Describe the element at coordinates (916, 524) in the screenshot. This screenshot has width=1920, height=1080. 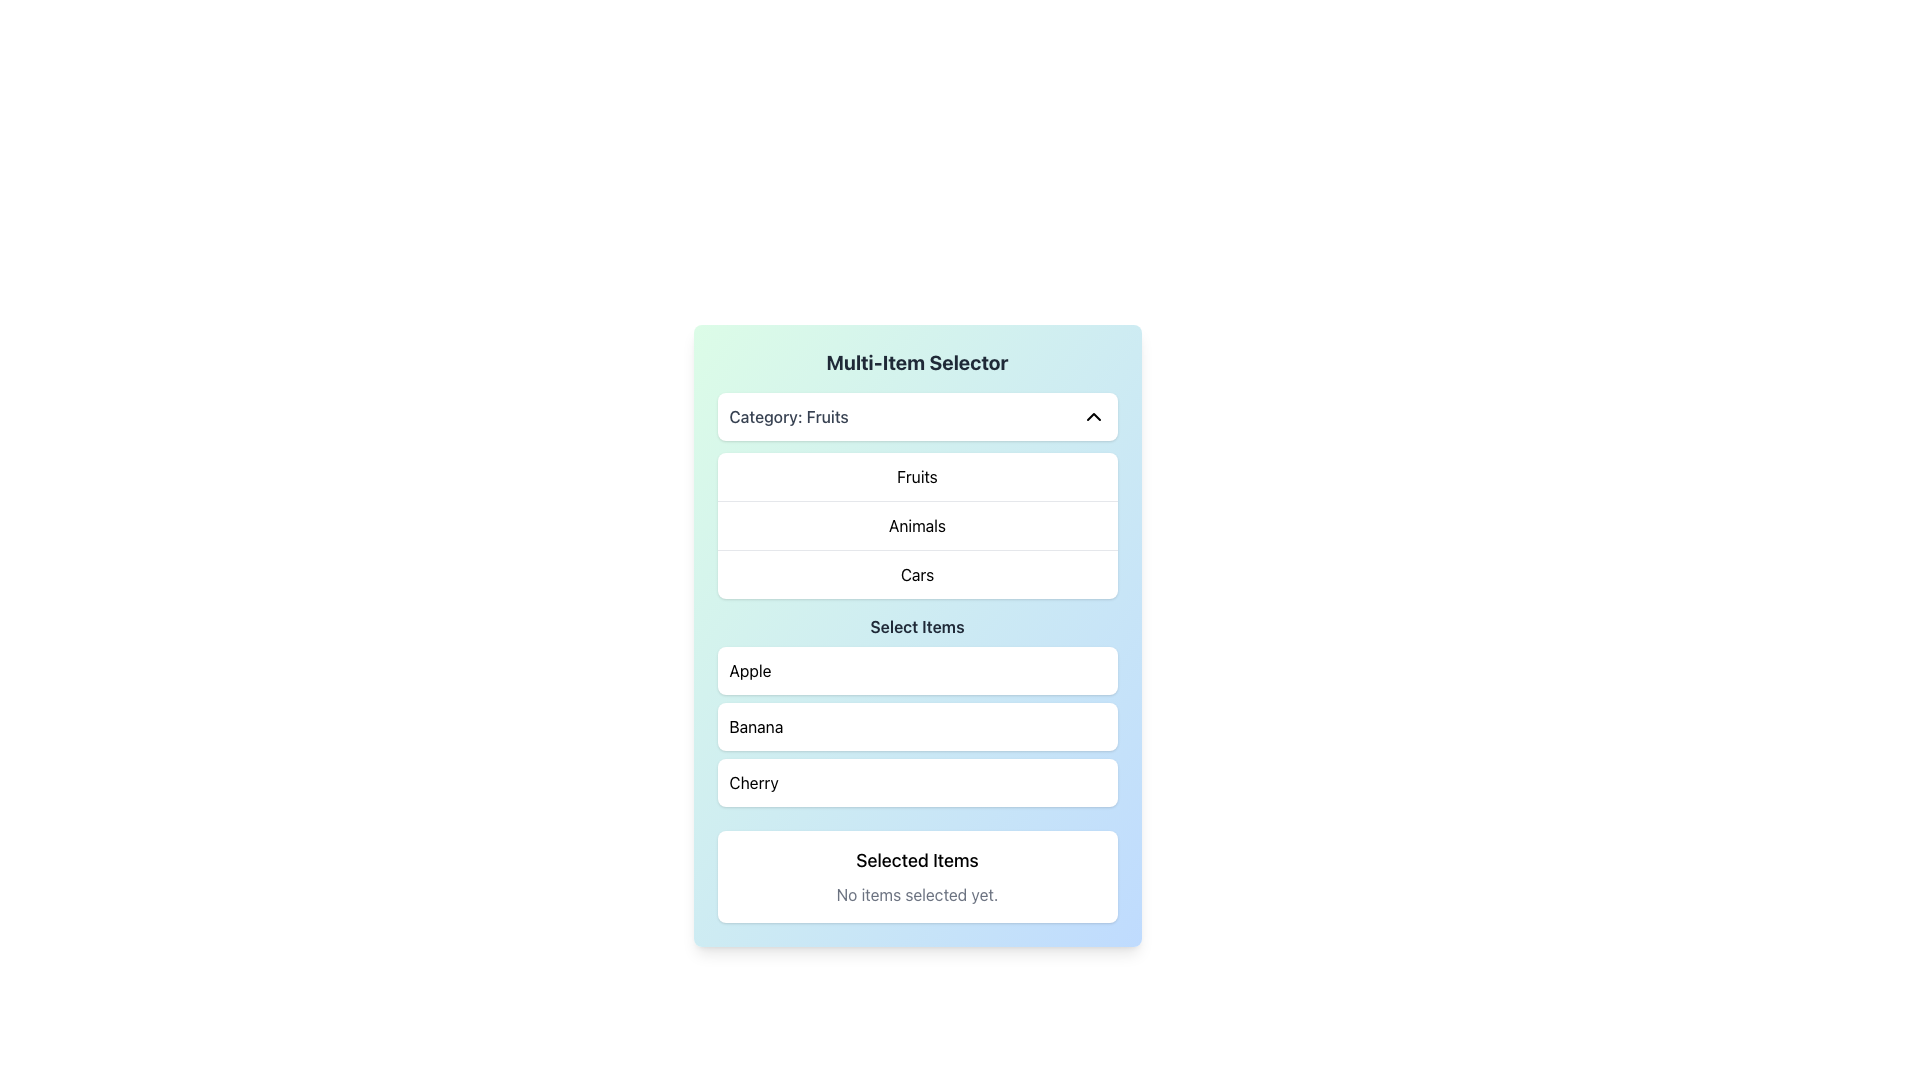
I see `the 'Animals' text label, which is the second item in the dropdown menu titled 'Category: Fruits'` at that location.